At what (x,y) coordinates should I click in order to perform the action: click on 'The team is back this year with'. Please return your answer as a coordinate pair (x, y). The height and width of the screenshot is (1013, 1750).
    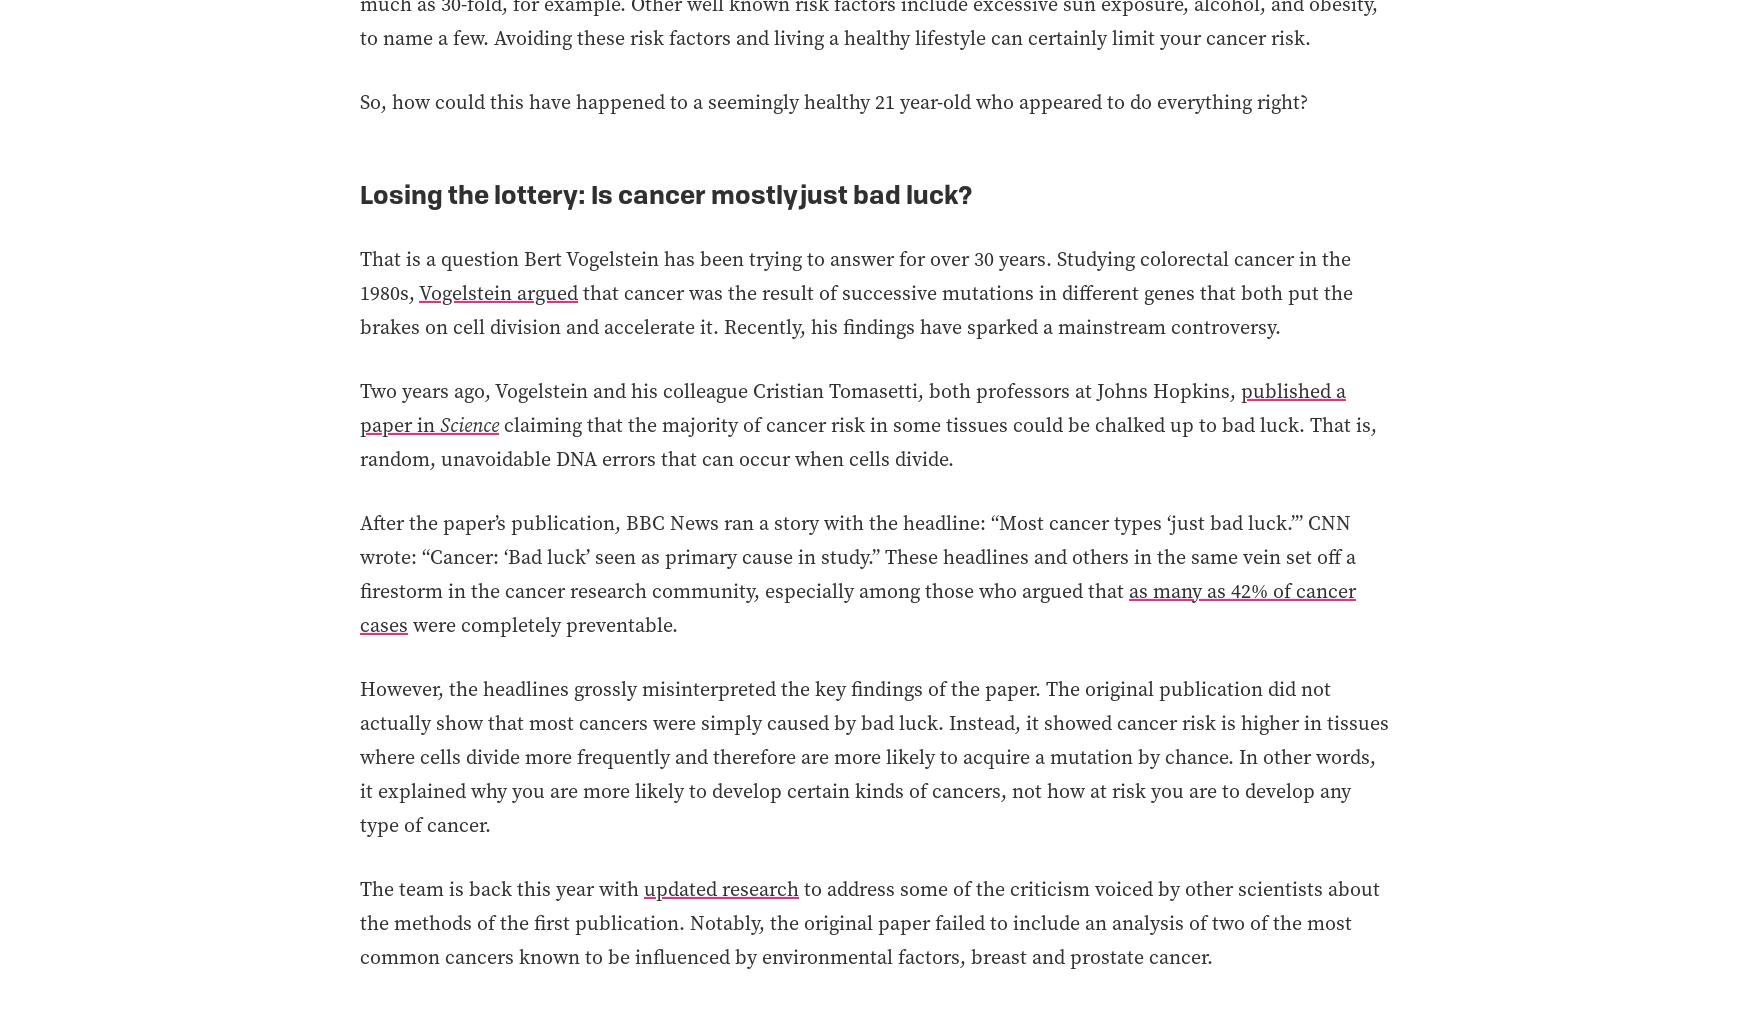
    Looking at the image, I should click on (501, 886).